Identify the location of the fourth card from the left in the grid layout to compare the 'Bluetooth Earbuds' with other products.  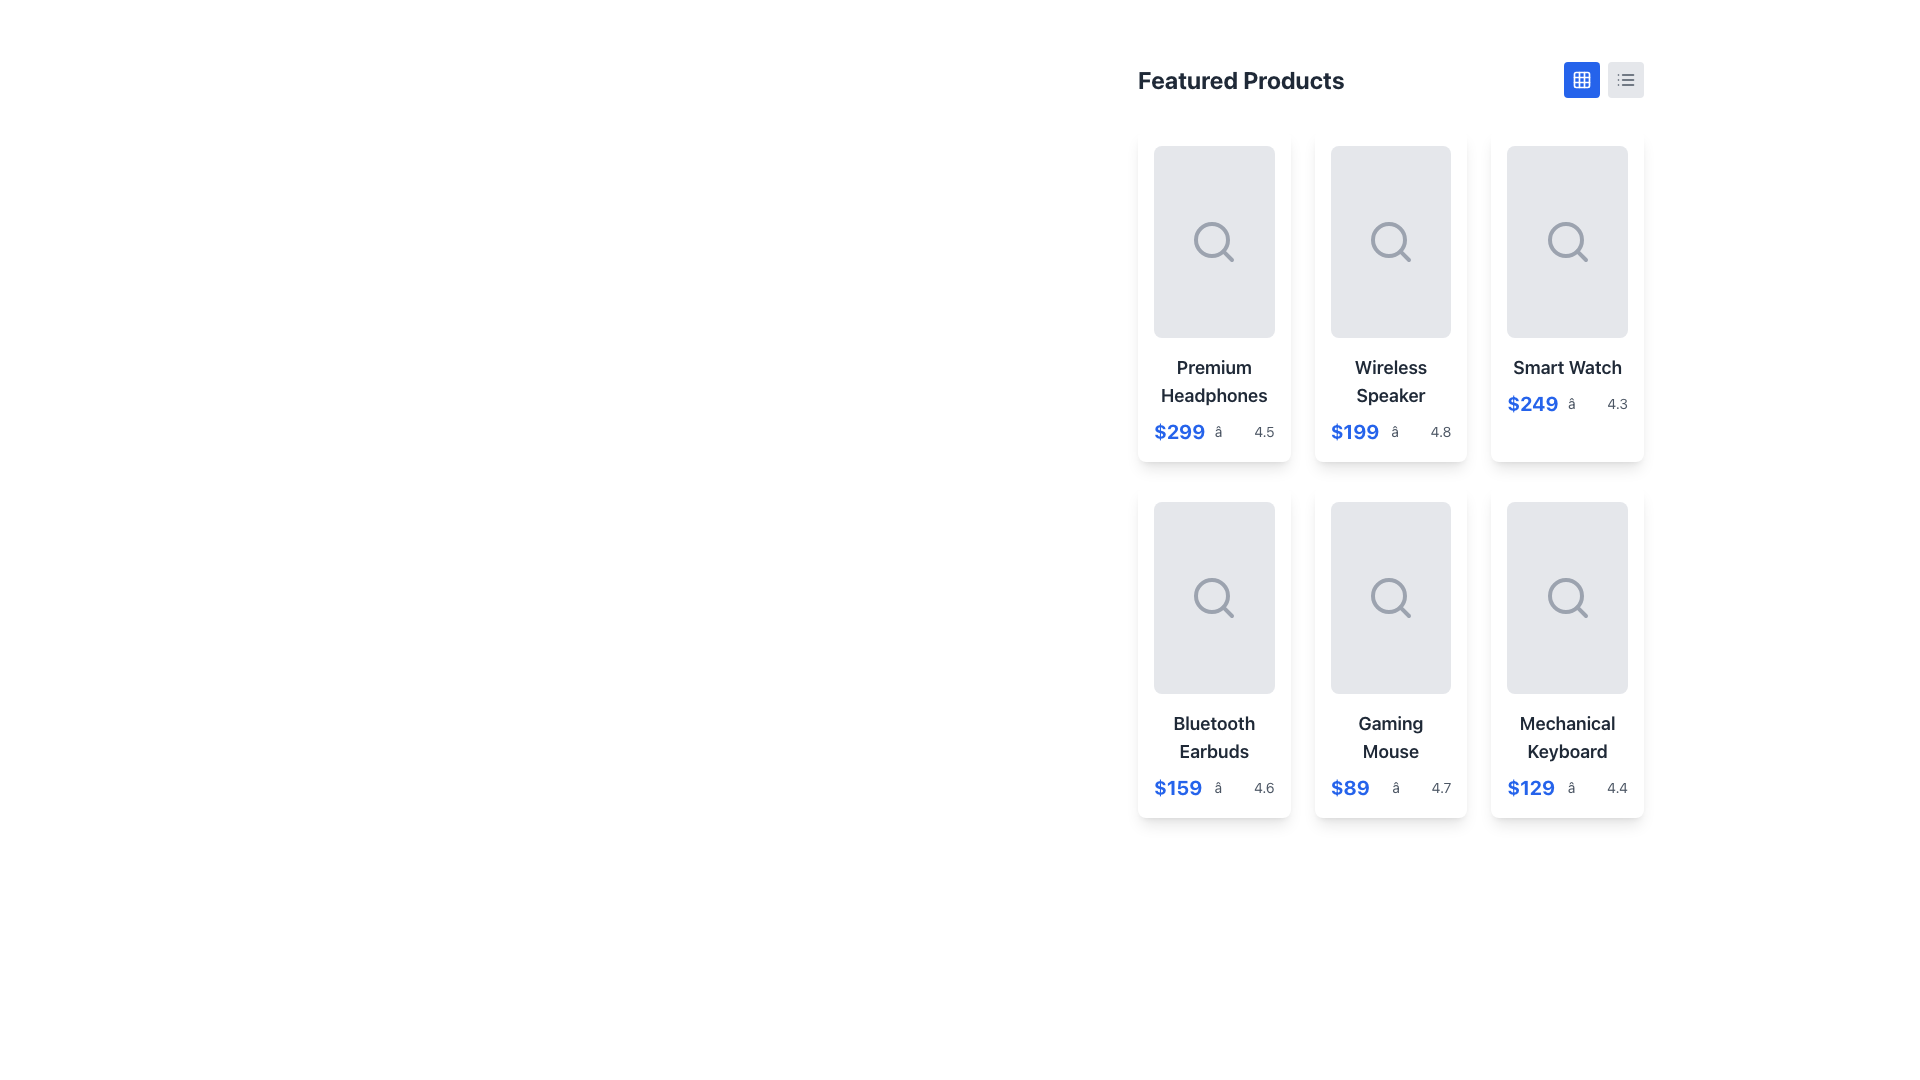
(1213, 651).